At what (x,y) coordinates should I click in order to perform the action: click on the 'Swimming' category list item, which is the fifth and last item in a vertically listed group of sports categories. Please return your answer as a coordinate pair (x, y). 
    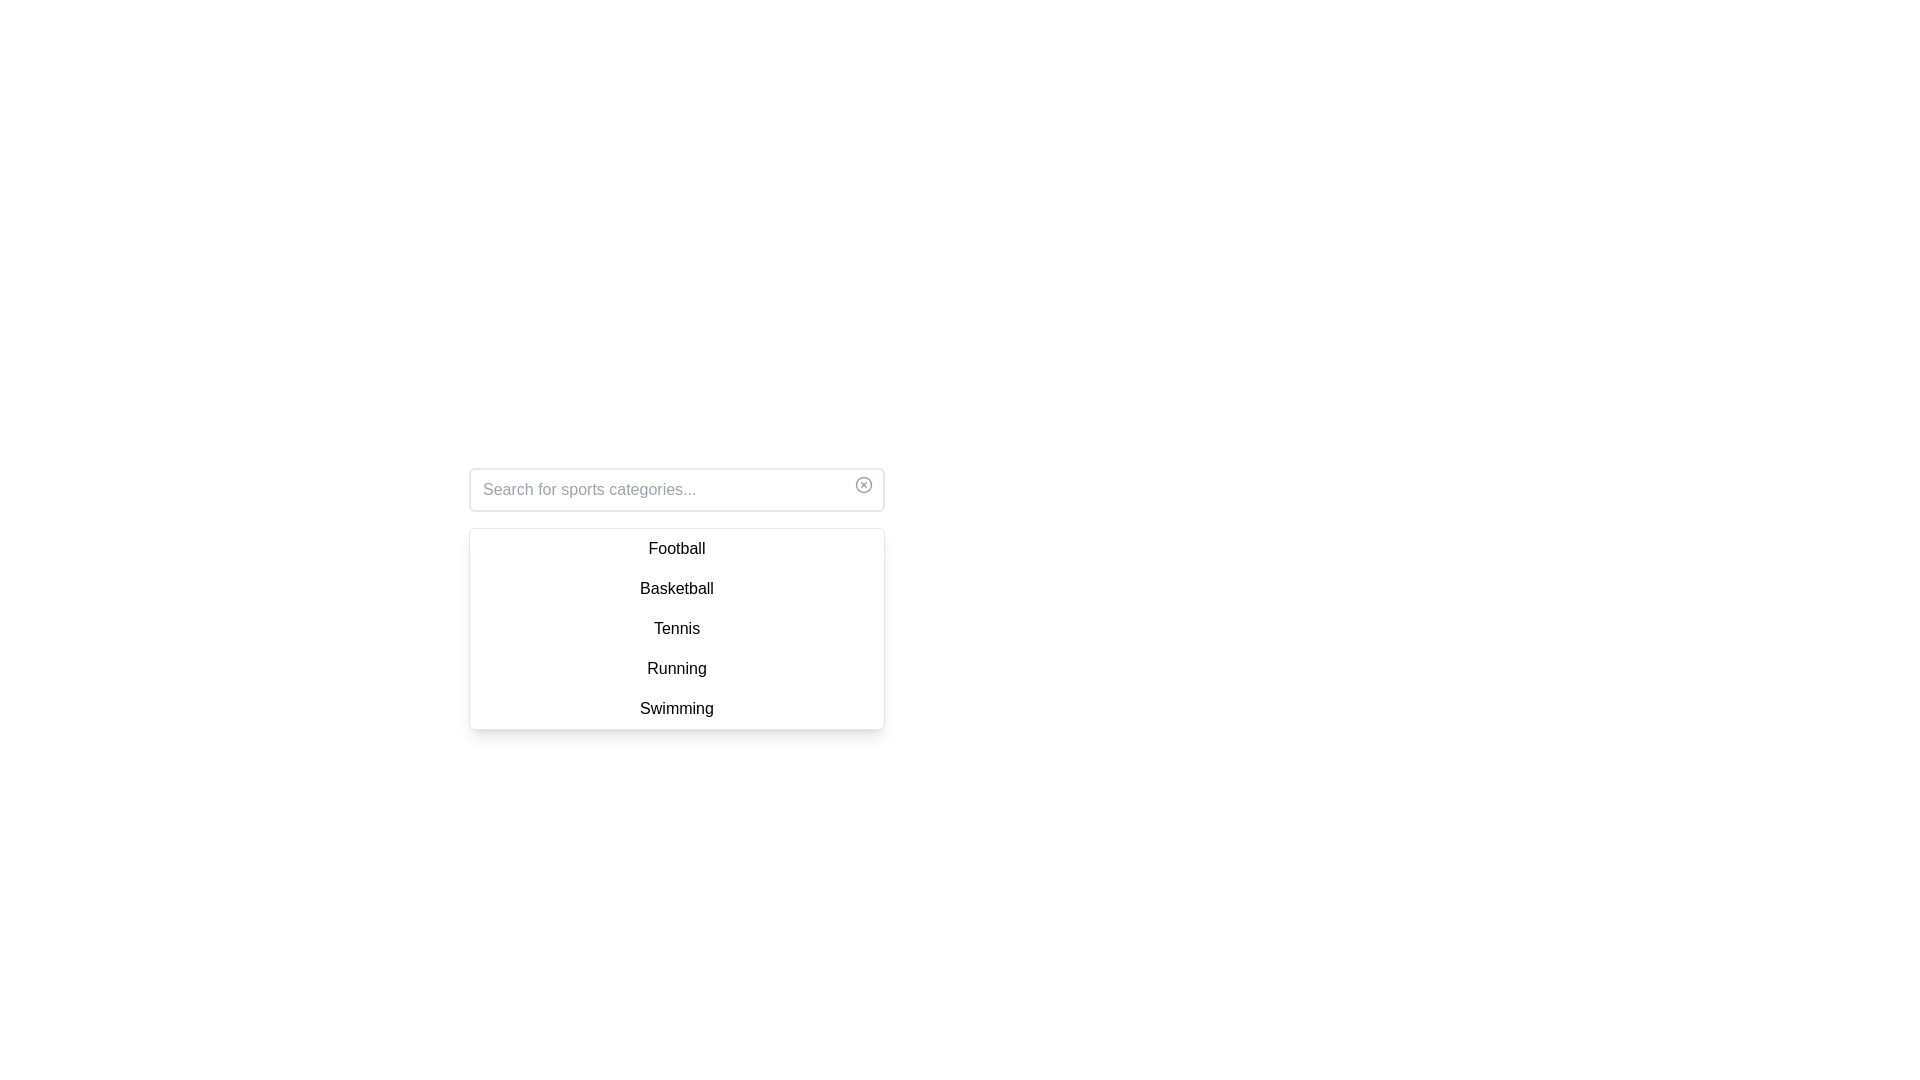
    Looking at the image, I should click on (676, 708).